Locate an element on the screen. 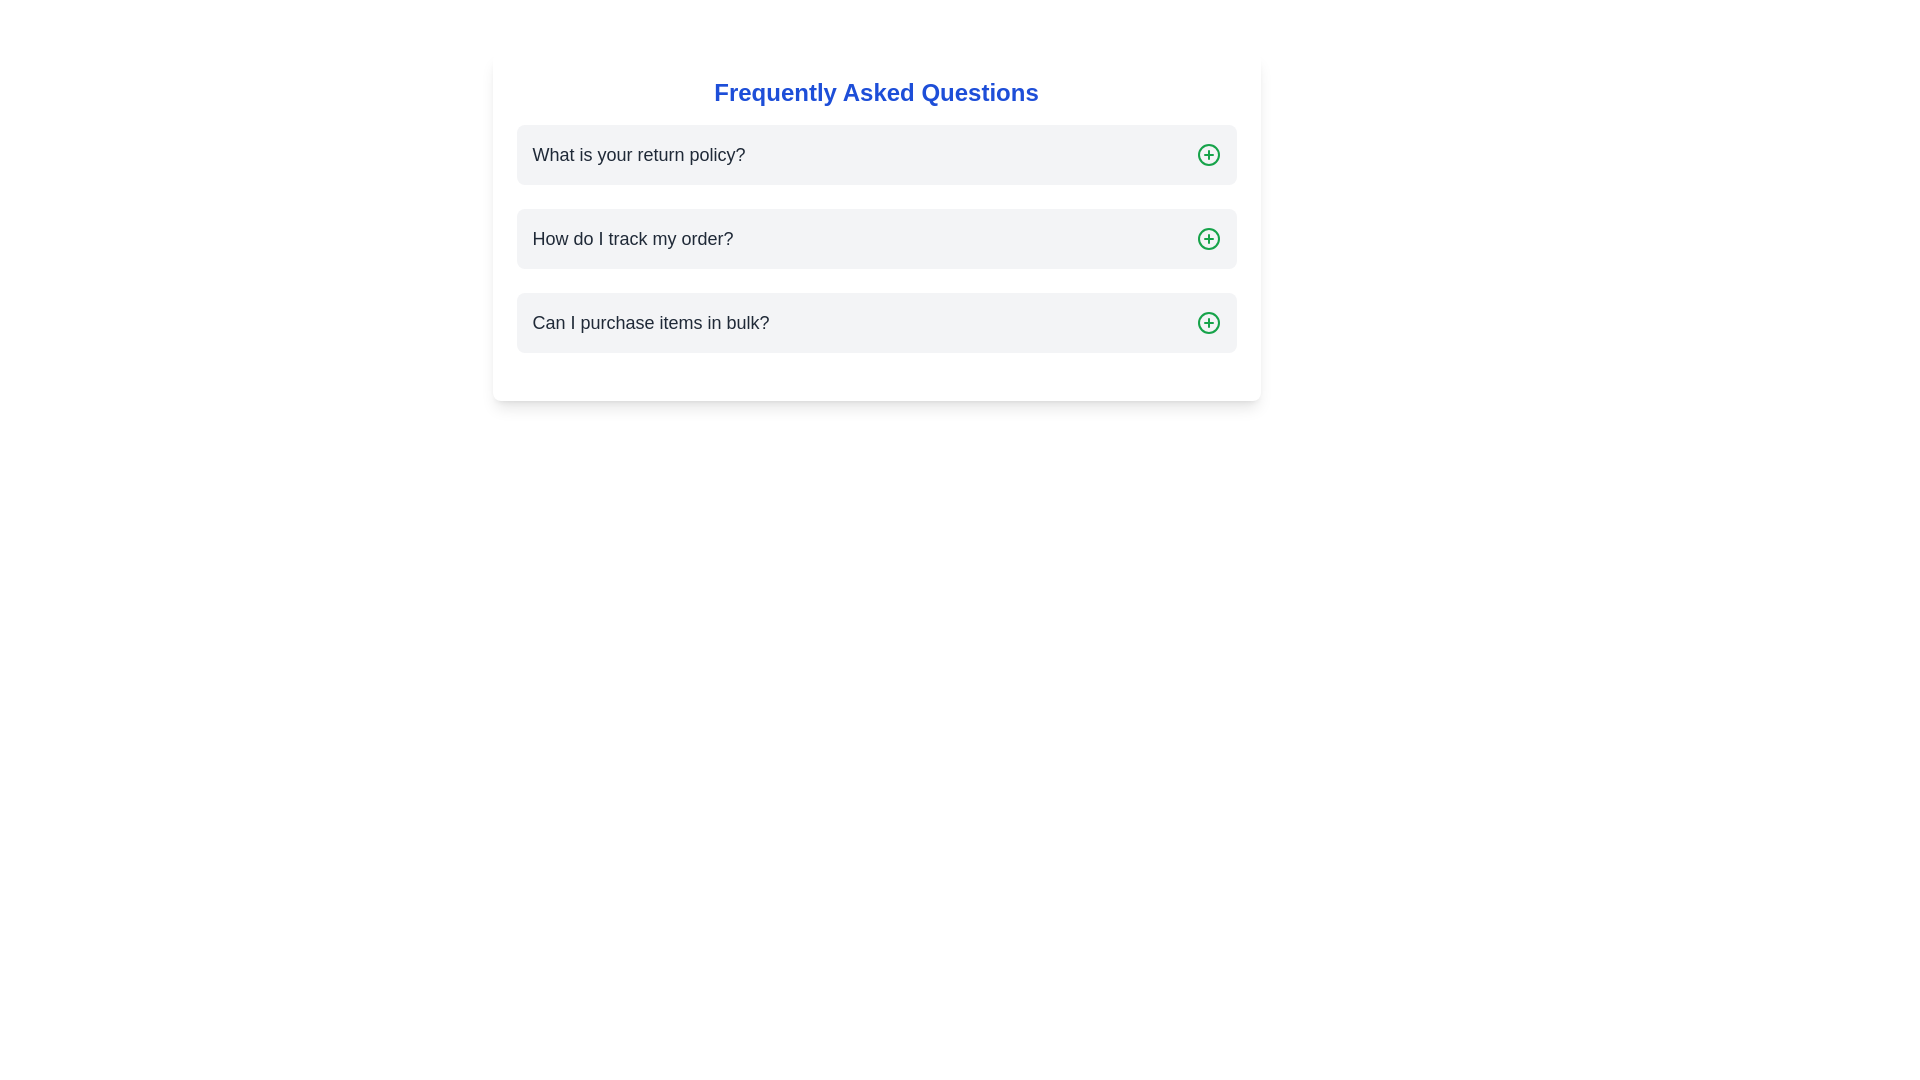 The width and height of the screenshot is (1920, 1080). the text label displaying 'How do I track my order?' which is the second question in the list of FAQs is located at coordinates (632, 238).